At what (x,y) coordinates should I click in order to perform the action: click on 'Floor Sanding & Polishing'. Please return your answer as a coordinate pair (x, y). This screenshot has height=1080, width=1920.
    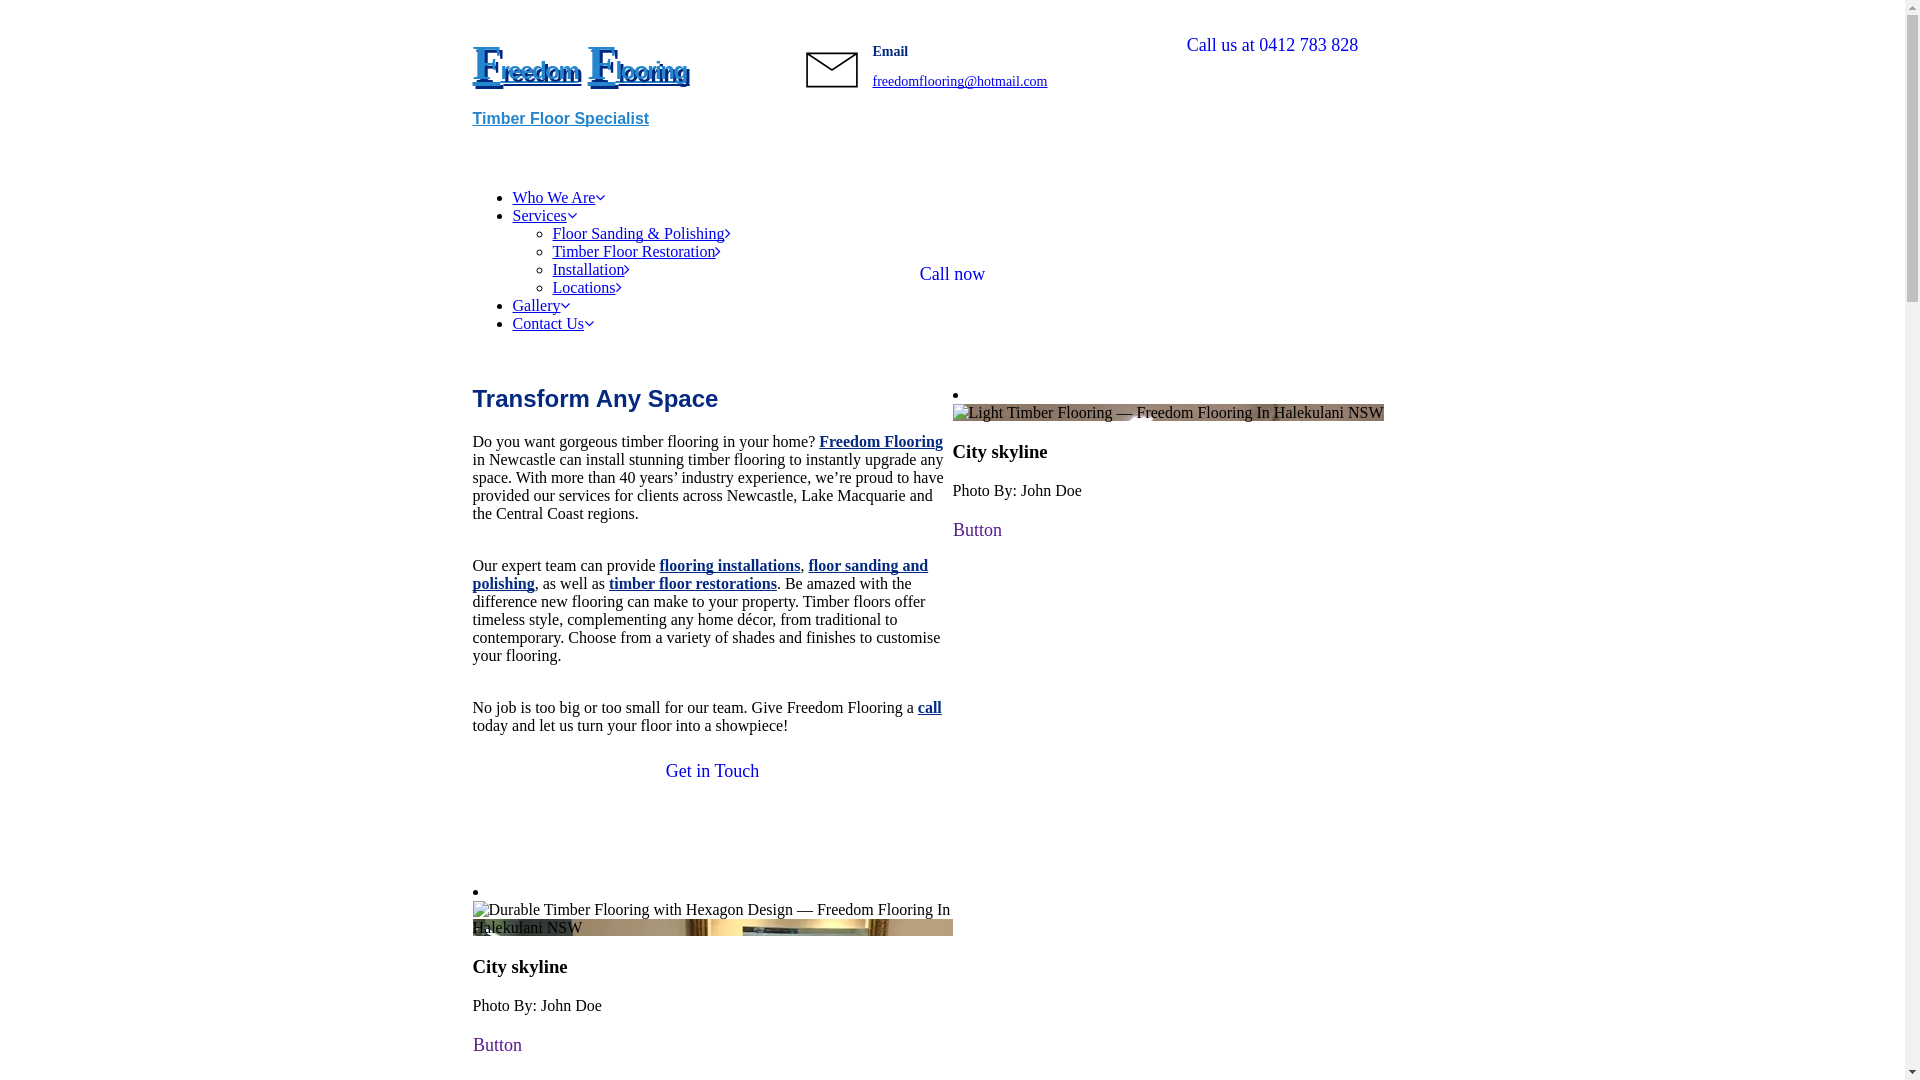
    Looking at the image, I should click on (552, 232).